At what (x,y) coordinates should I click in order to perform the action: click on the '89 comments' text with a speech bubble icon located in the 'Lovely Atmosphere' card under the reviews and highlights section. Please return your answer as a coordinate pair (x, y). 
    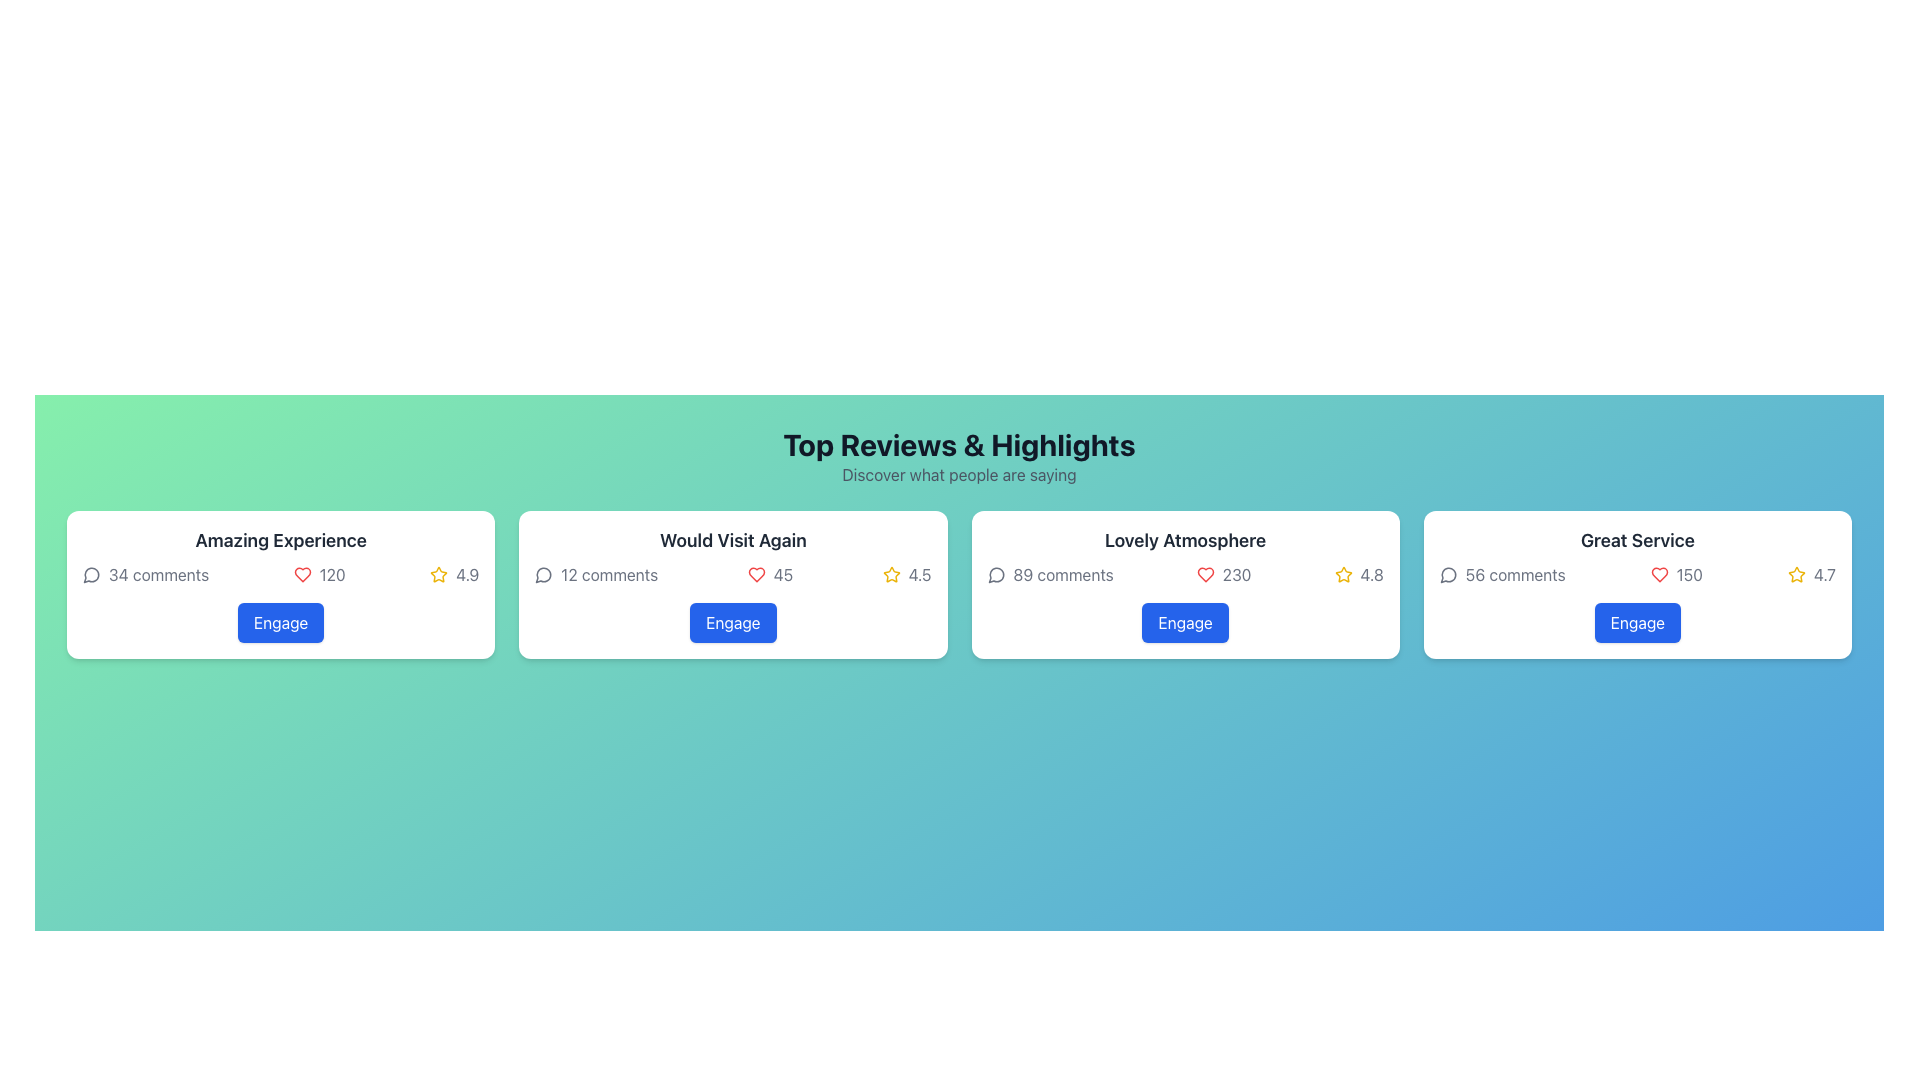
    Looking at the image, I should click on (1049, 574).